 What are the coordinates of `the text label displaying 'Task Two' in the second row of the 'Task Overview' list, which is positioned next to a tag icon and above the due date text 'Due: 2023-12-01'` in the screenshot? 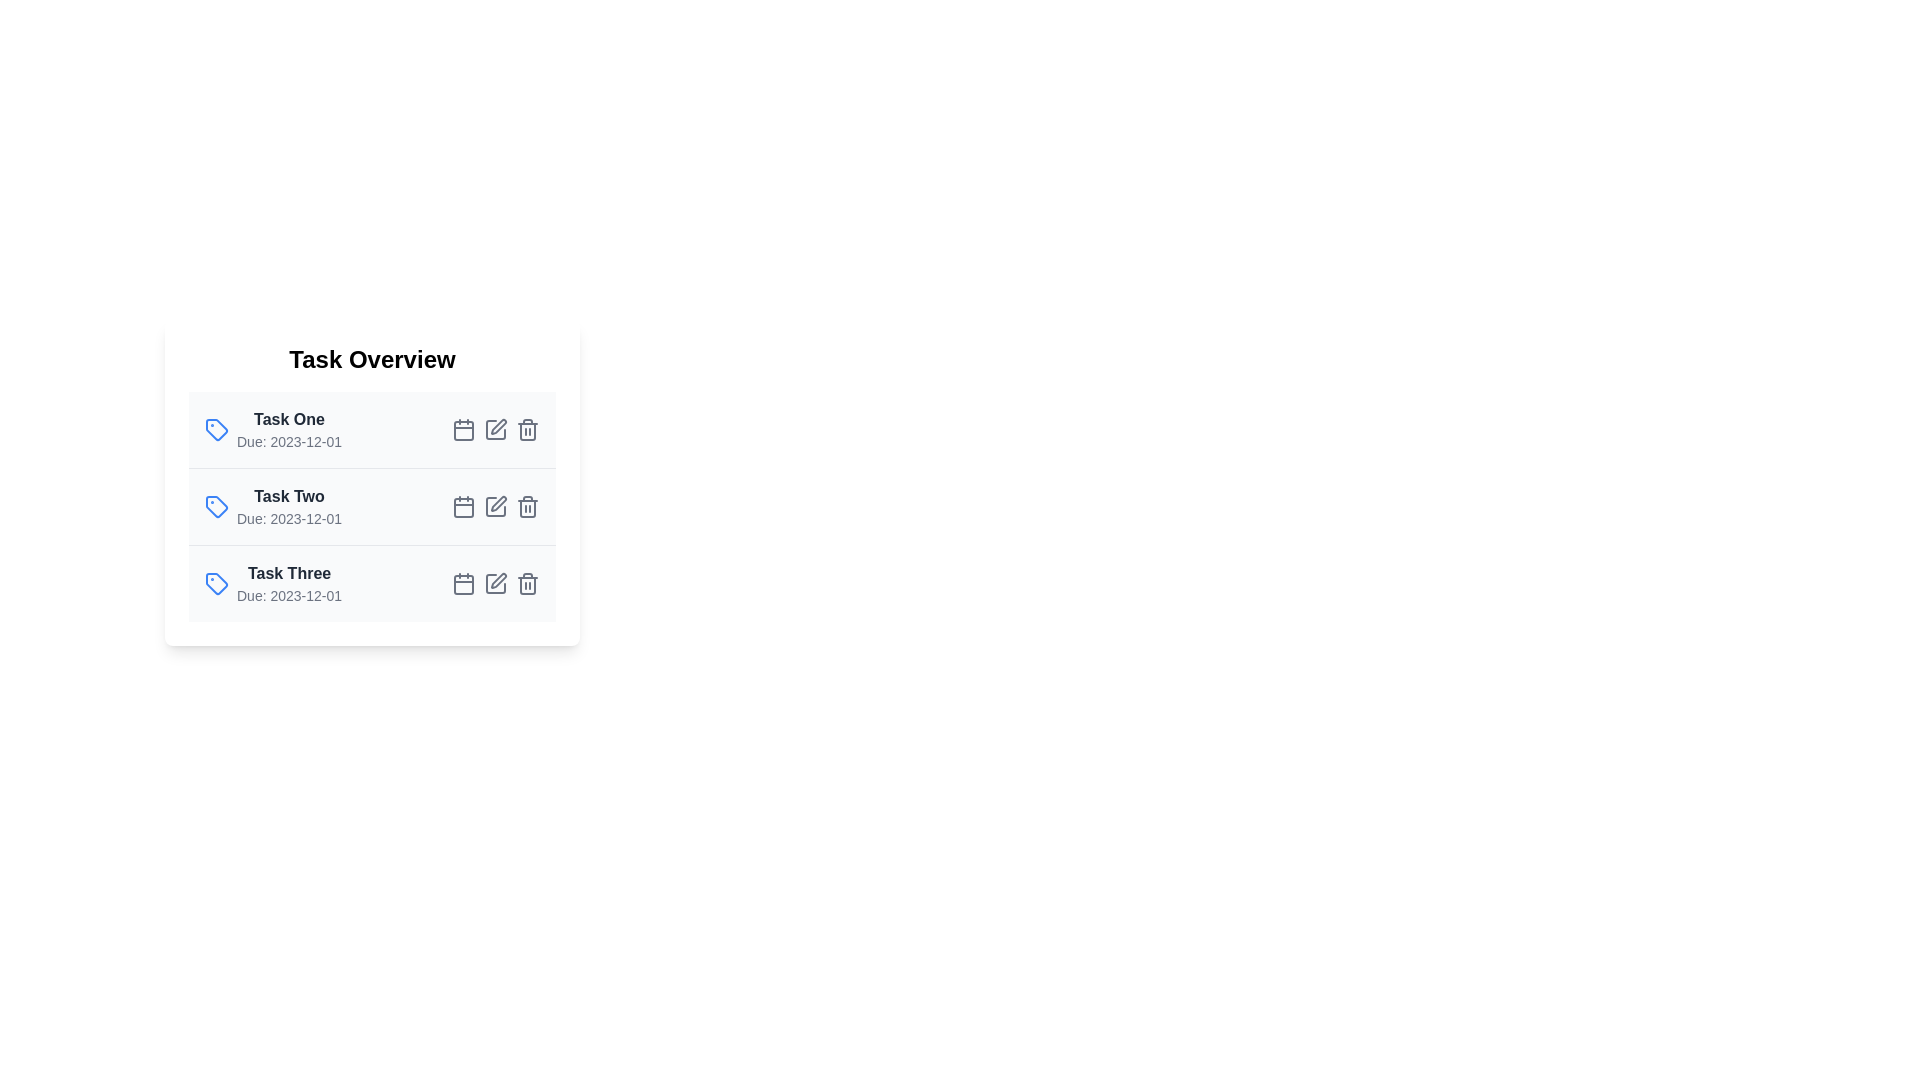 It's located at (288, 496).